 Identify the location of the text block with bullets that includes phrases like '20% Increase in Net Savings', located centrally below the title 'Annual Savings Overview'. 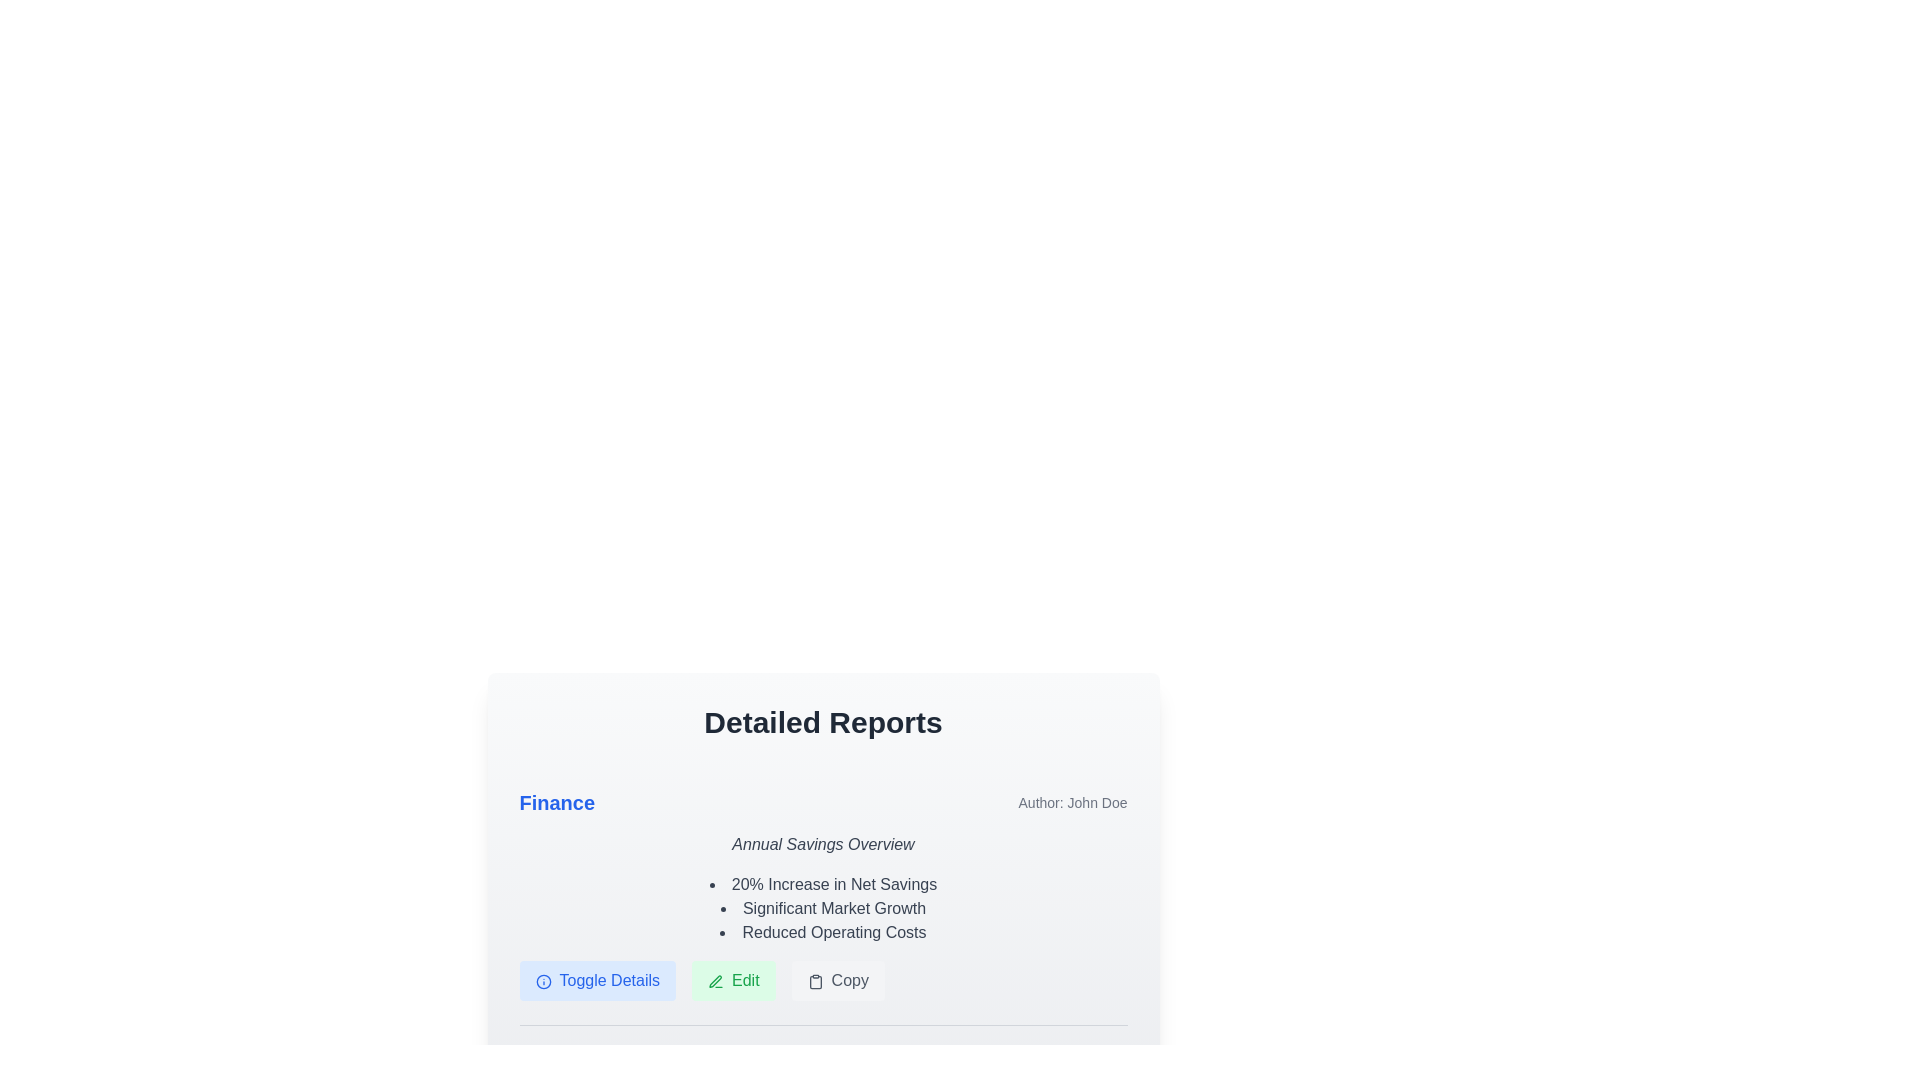
(823, 893).